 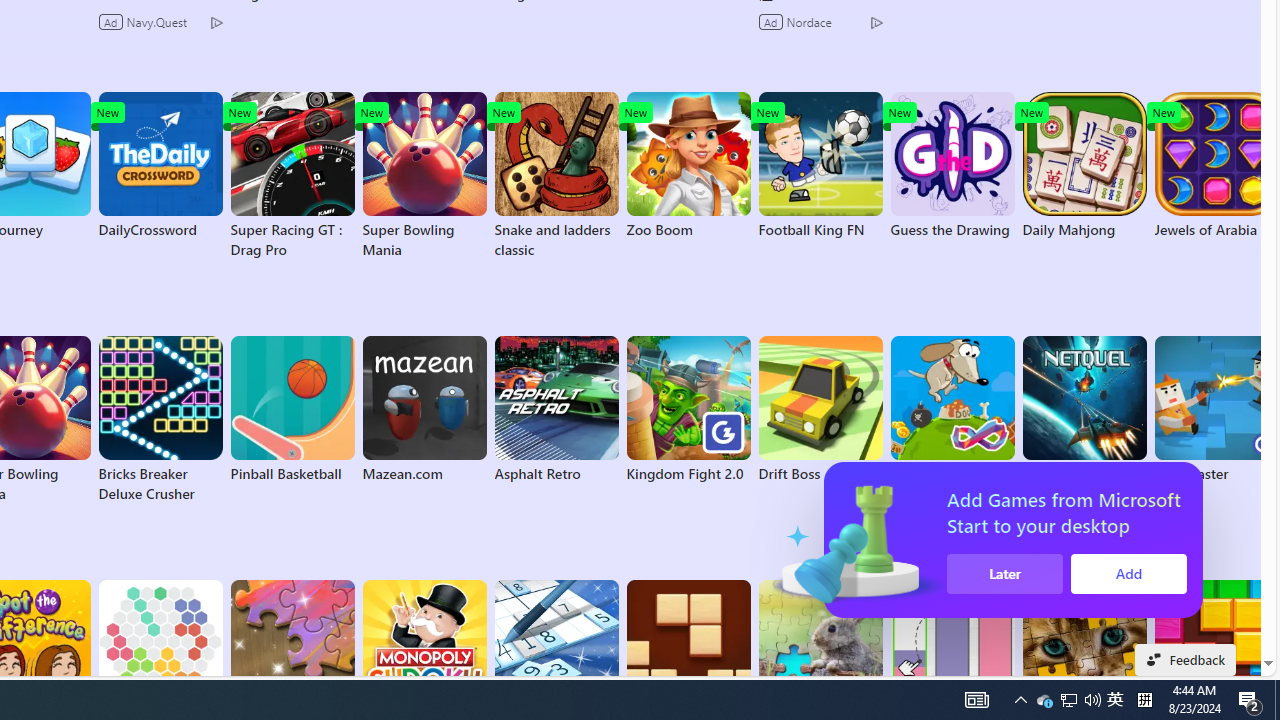 What do you see at coordinates (423, 409) in the screenshot?
I see `'Mazean.com'` at bounding box center [423, 409].